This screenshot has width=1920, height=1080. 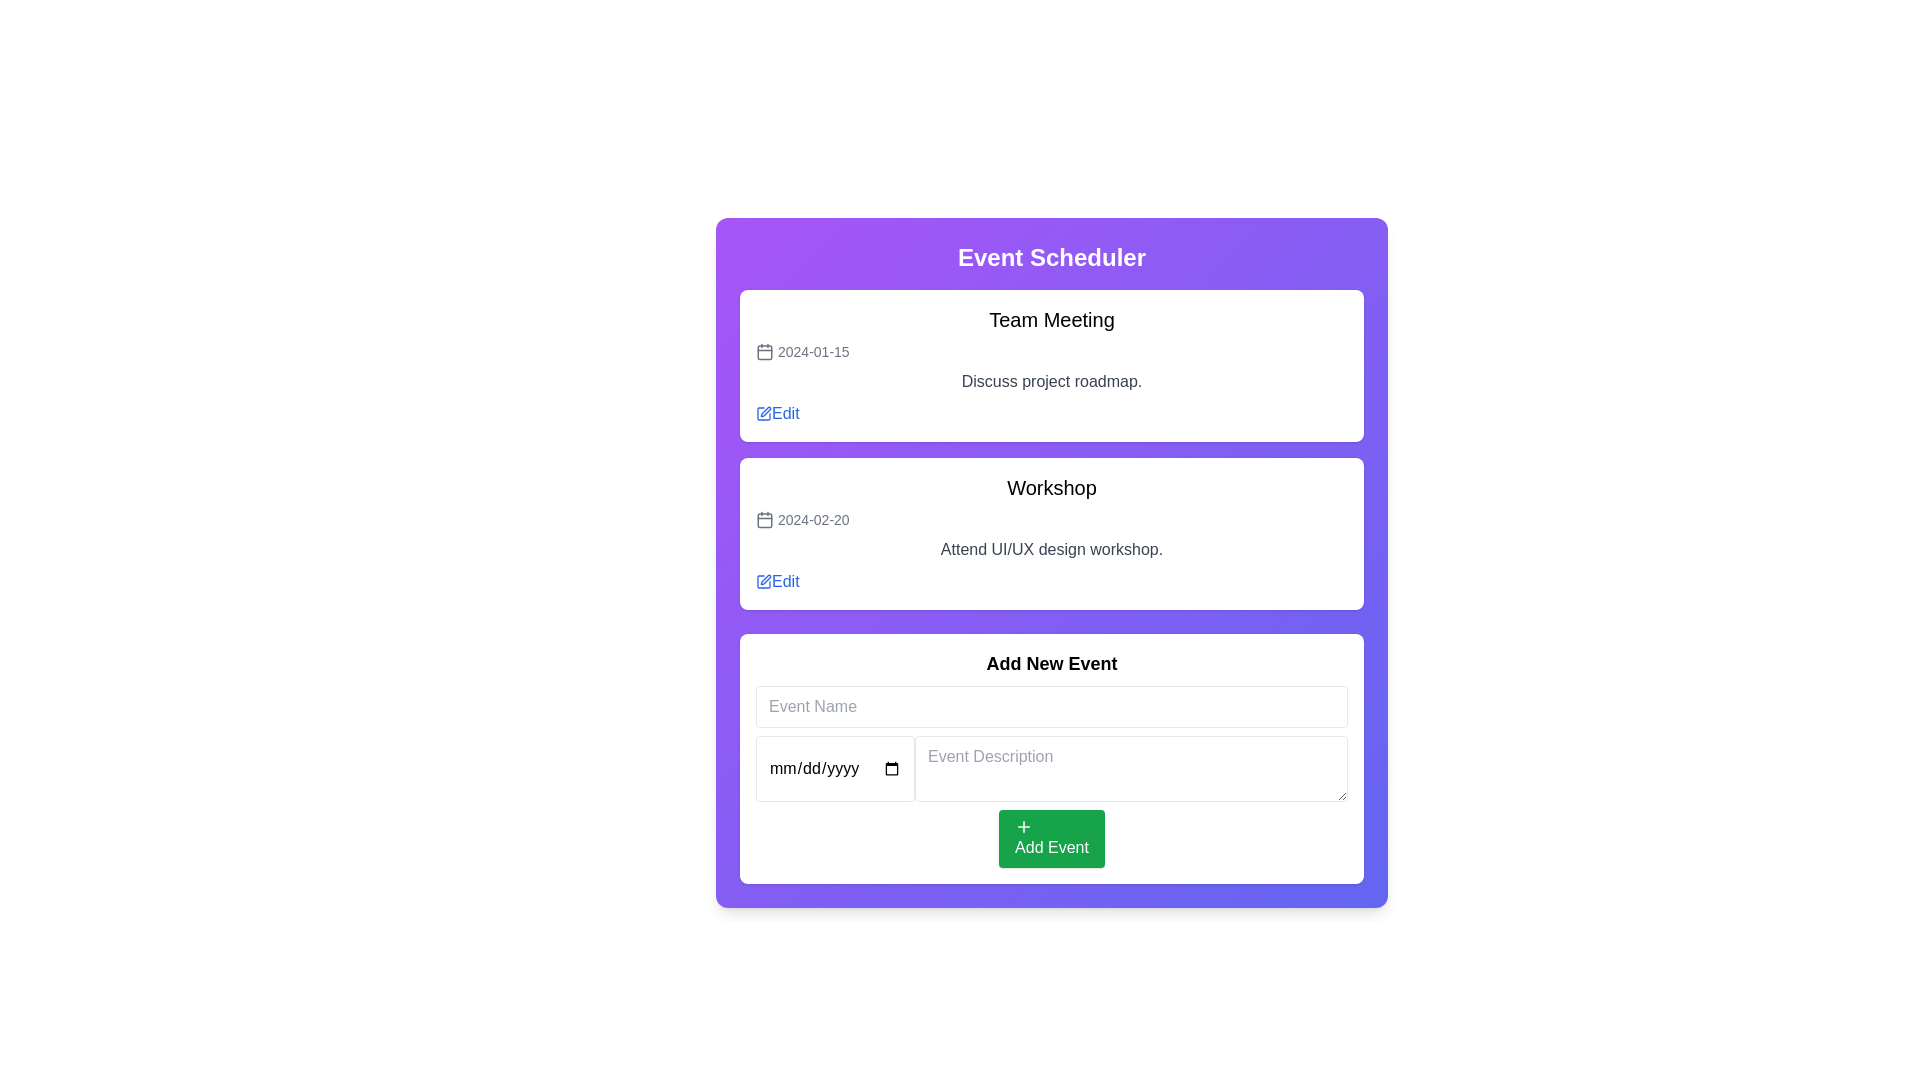 What do you see at coordinates (762, 412) in the screenshot?
I see `the pen icon located to the left of the 'Edit' text in the 'Team Meeting' event block under 'Event Scheduler' to trigger a tooltip or visual feedback` at bounding box center [762, 412].